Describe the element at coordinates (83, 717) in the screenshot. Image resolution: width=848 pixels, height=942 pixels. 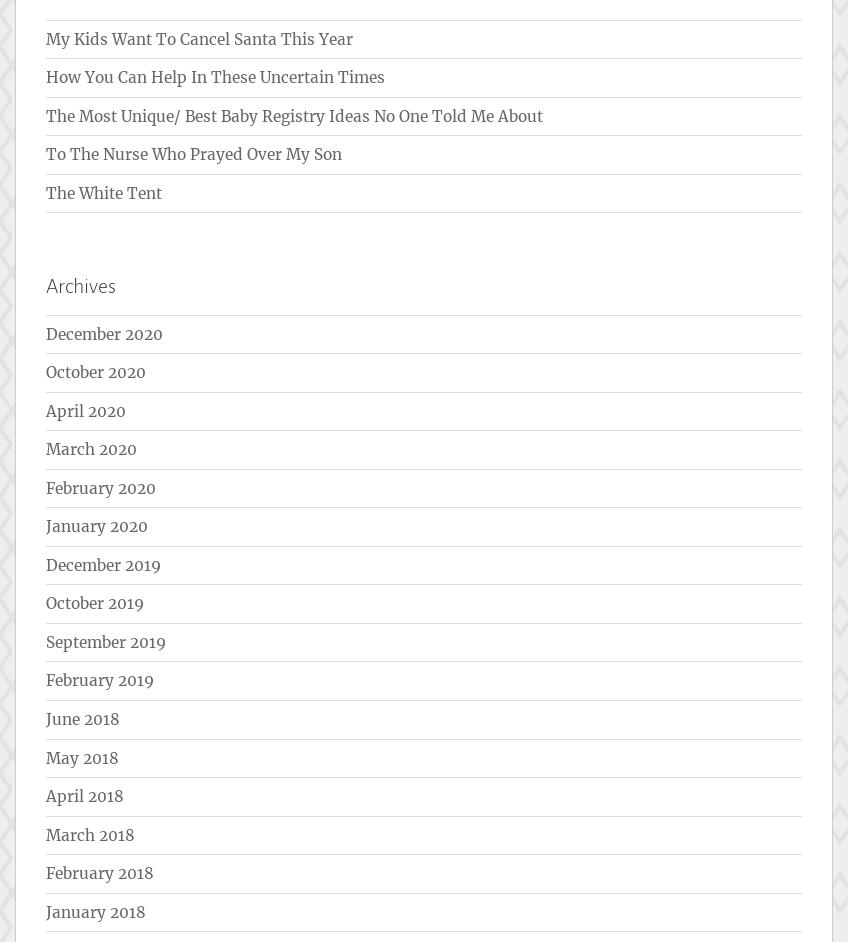
I see `'June 2018'` at that location.